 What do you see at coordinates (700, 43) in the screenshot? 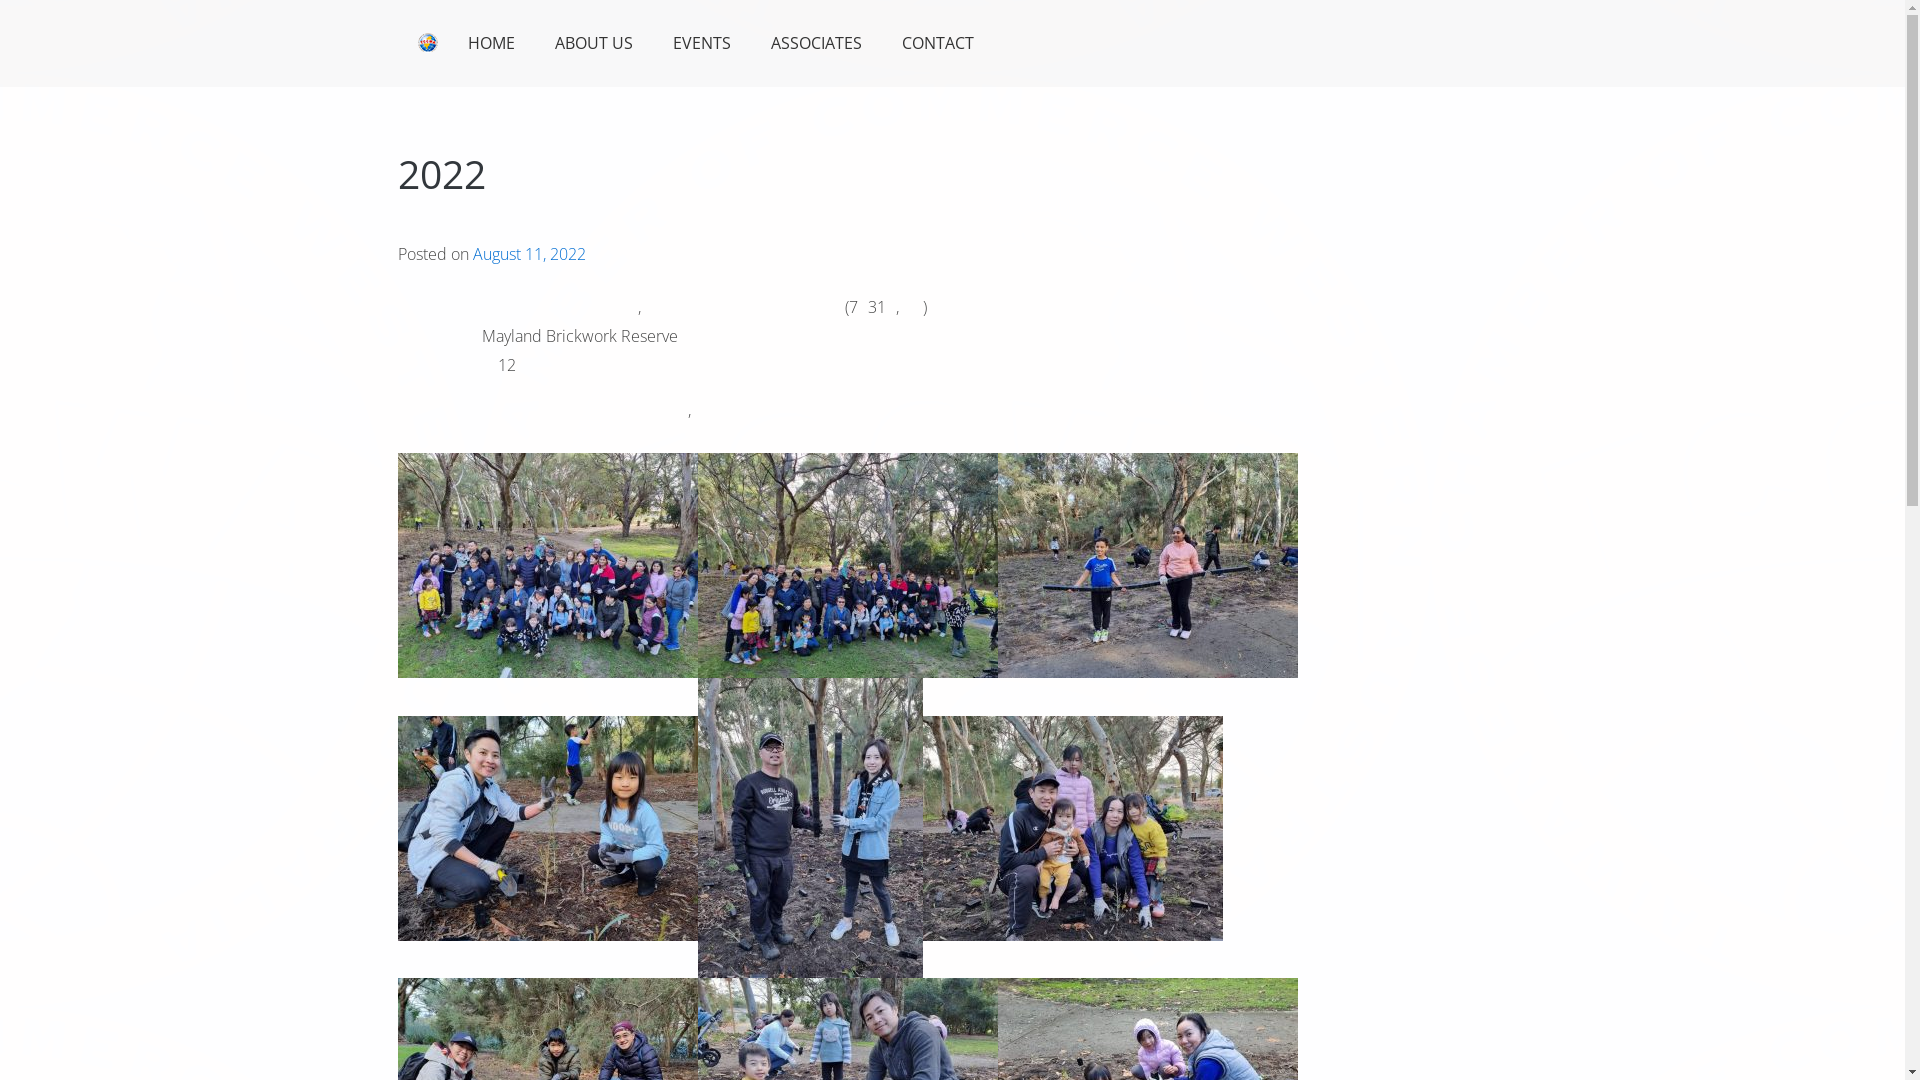
I see `'EVENTS'` at bounding box center [700, 43].